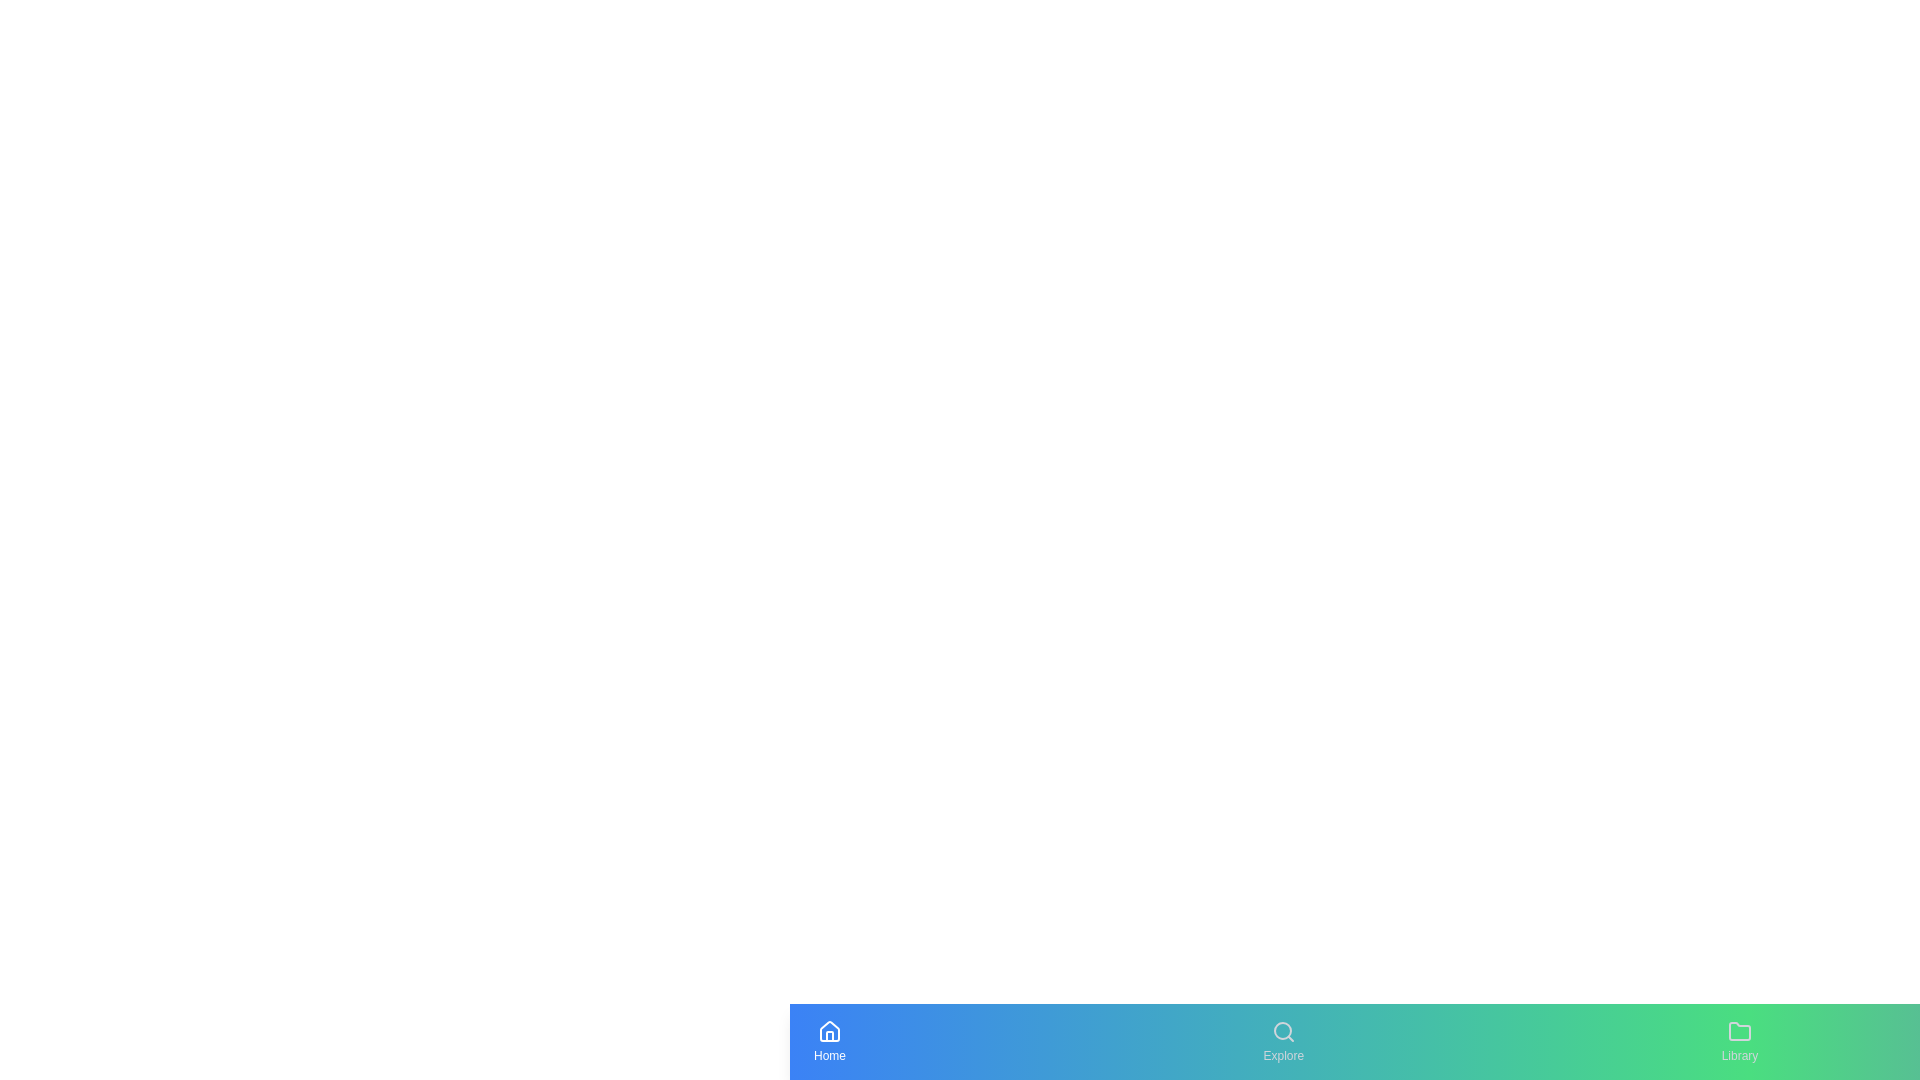 The height and width of the screenshot is (1080, 1920). I want to click on the navigation tab labeled Library to navigate to the respective section, so click(1737, 1040).